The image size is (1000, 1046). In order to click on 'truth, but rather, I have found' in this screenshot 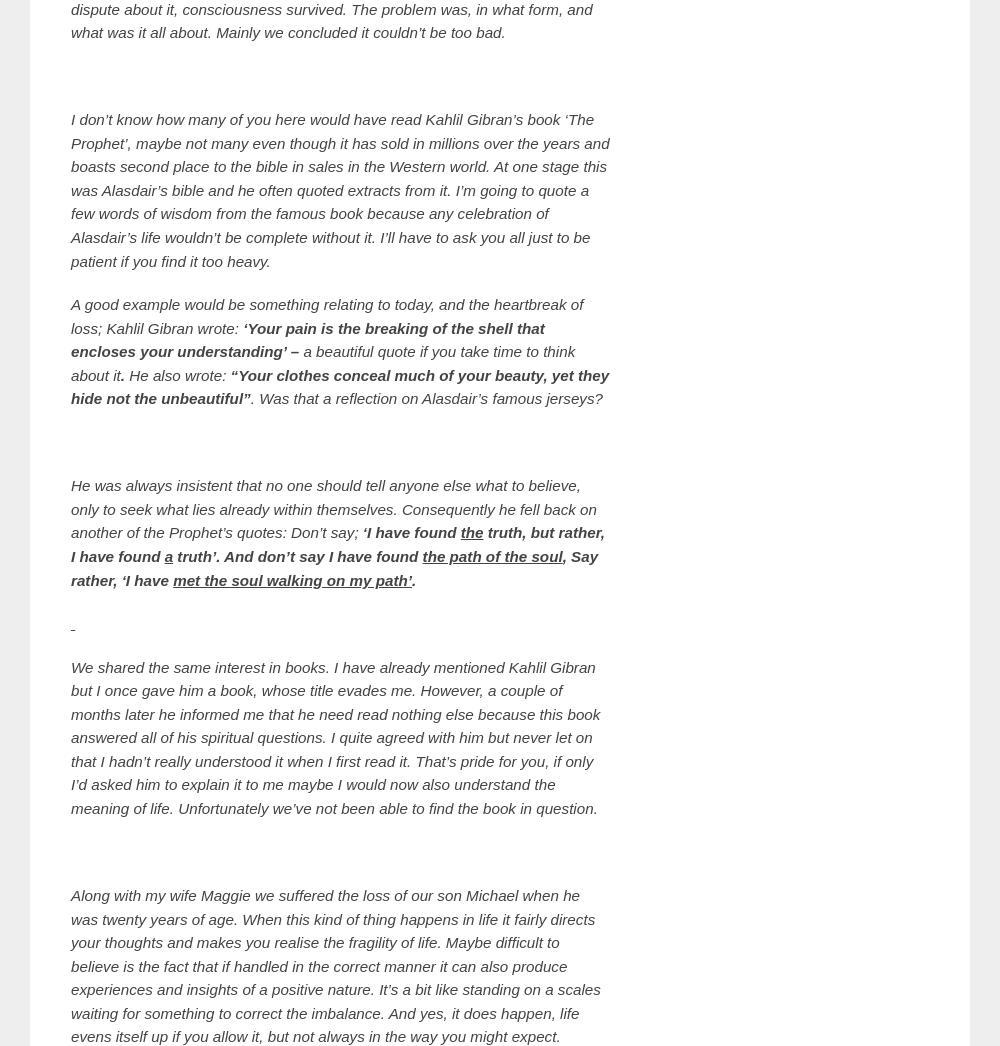, I will do `click(337, 543)`.